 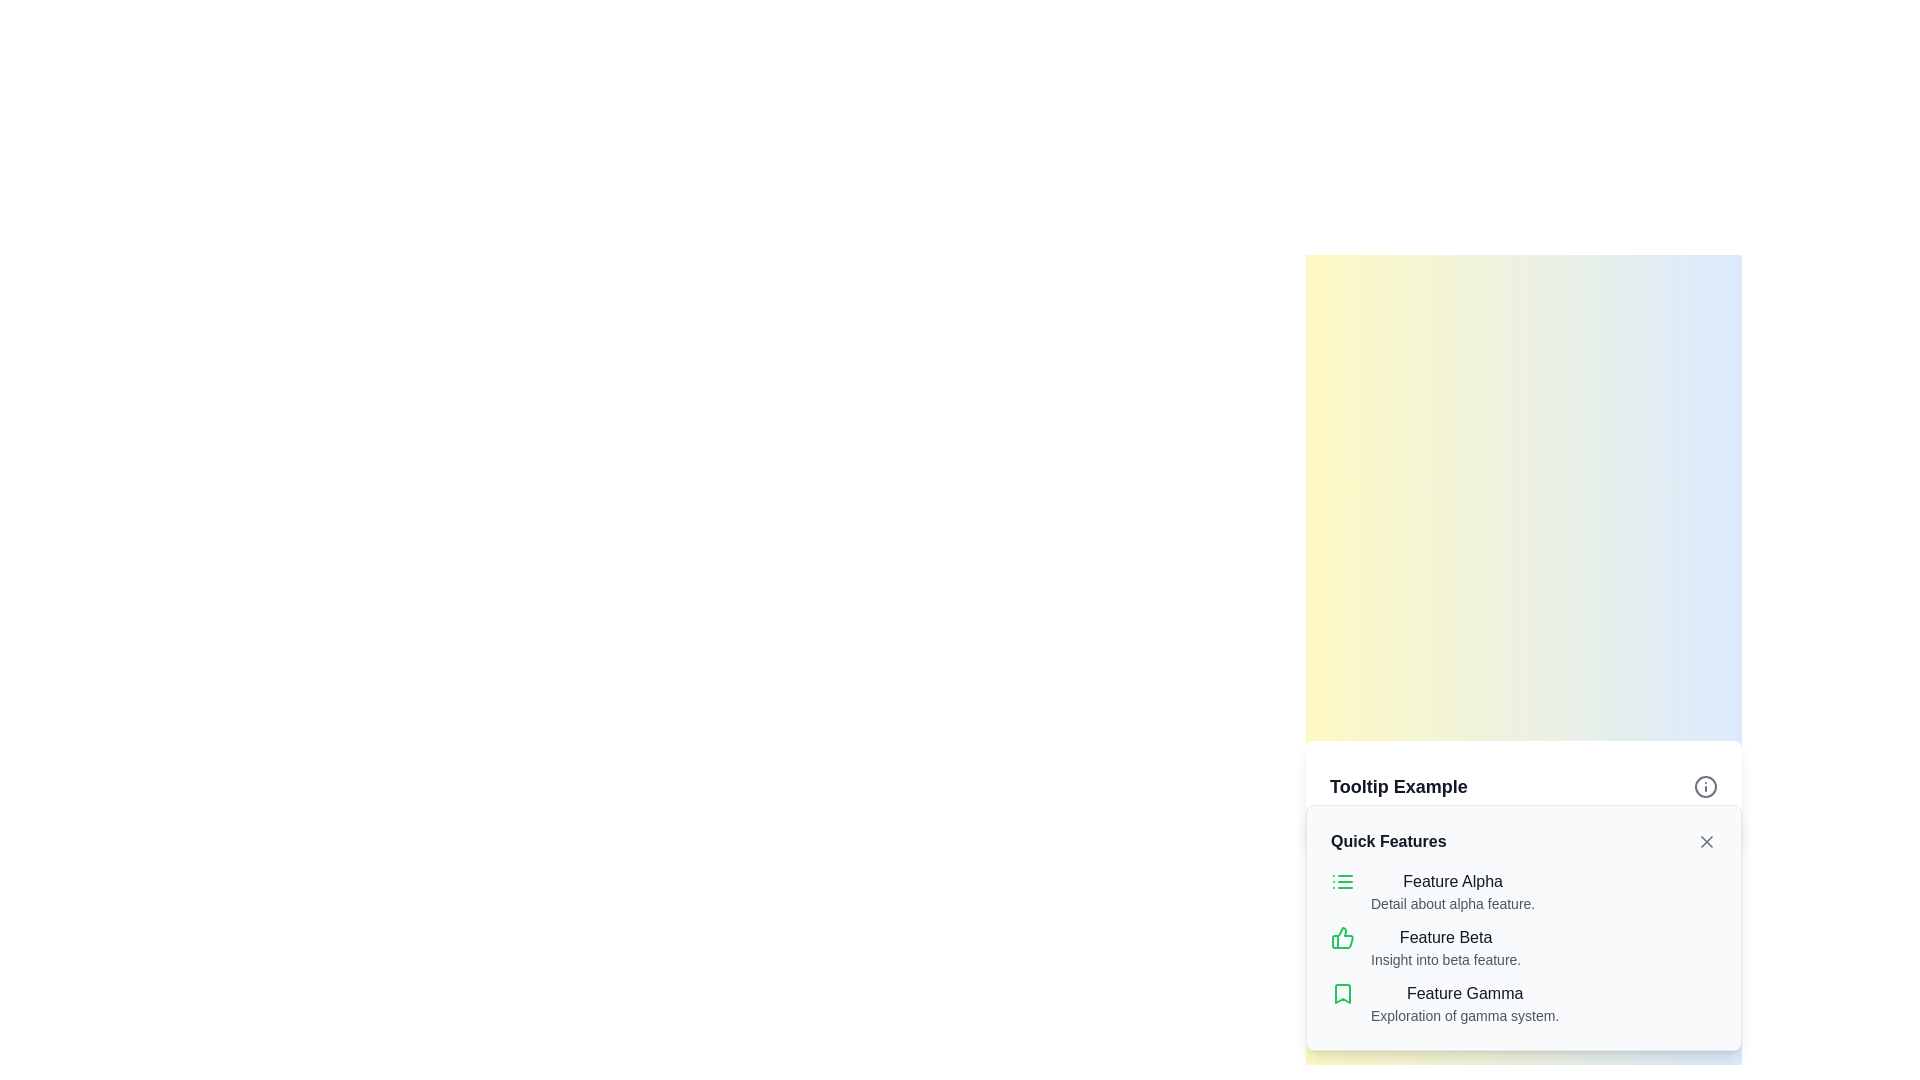 What do you see at coordinates (1522, 928) in the screenshot?
I see `the second list item in the 'Quick Features' panel that displays information about 'Feature Beta'` at bounding box center [1522, 928].